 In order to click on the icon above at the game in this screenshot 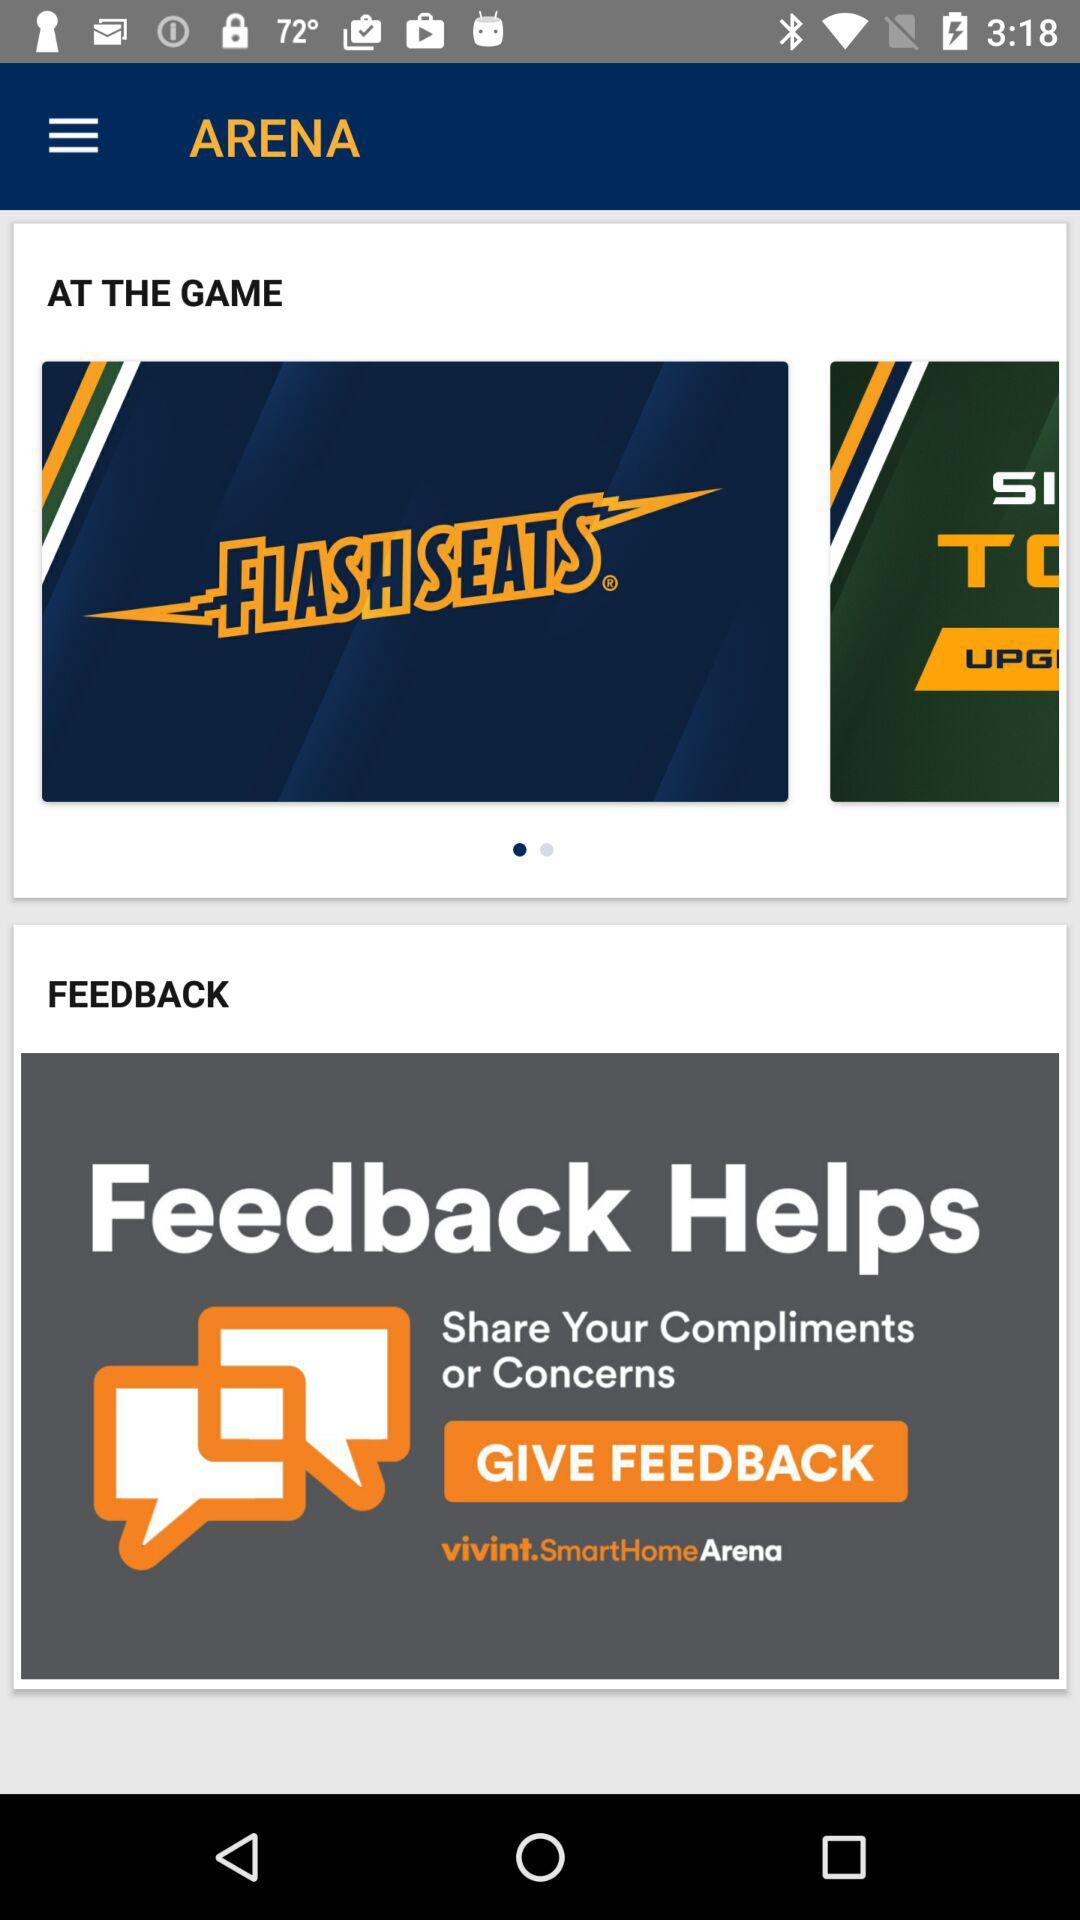, I will do `click(72, 135)`.